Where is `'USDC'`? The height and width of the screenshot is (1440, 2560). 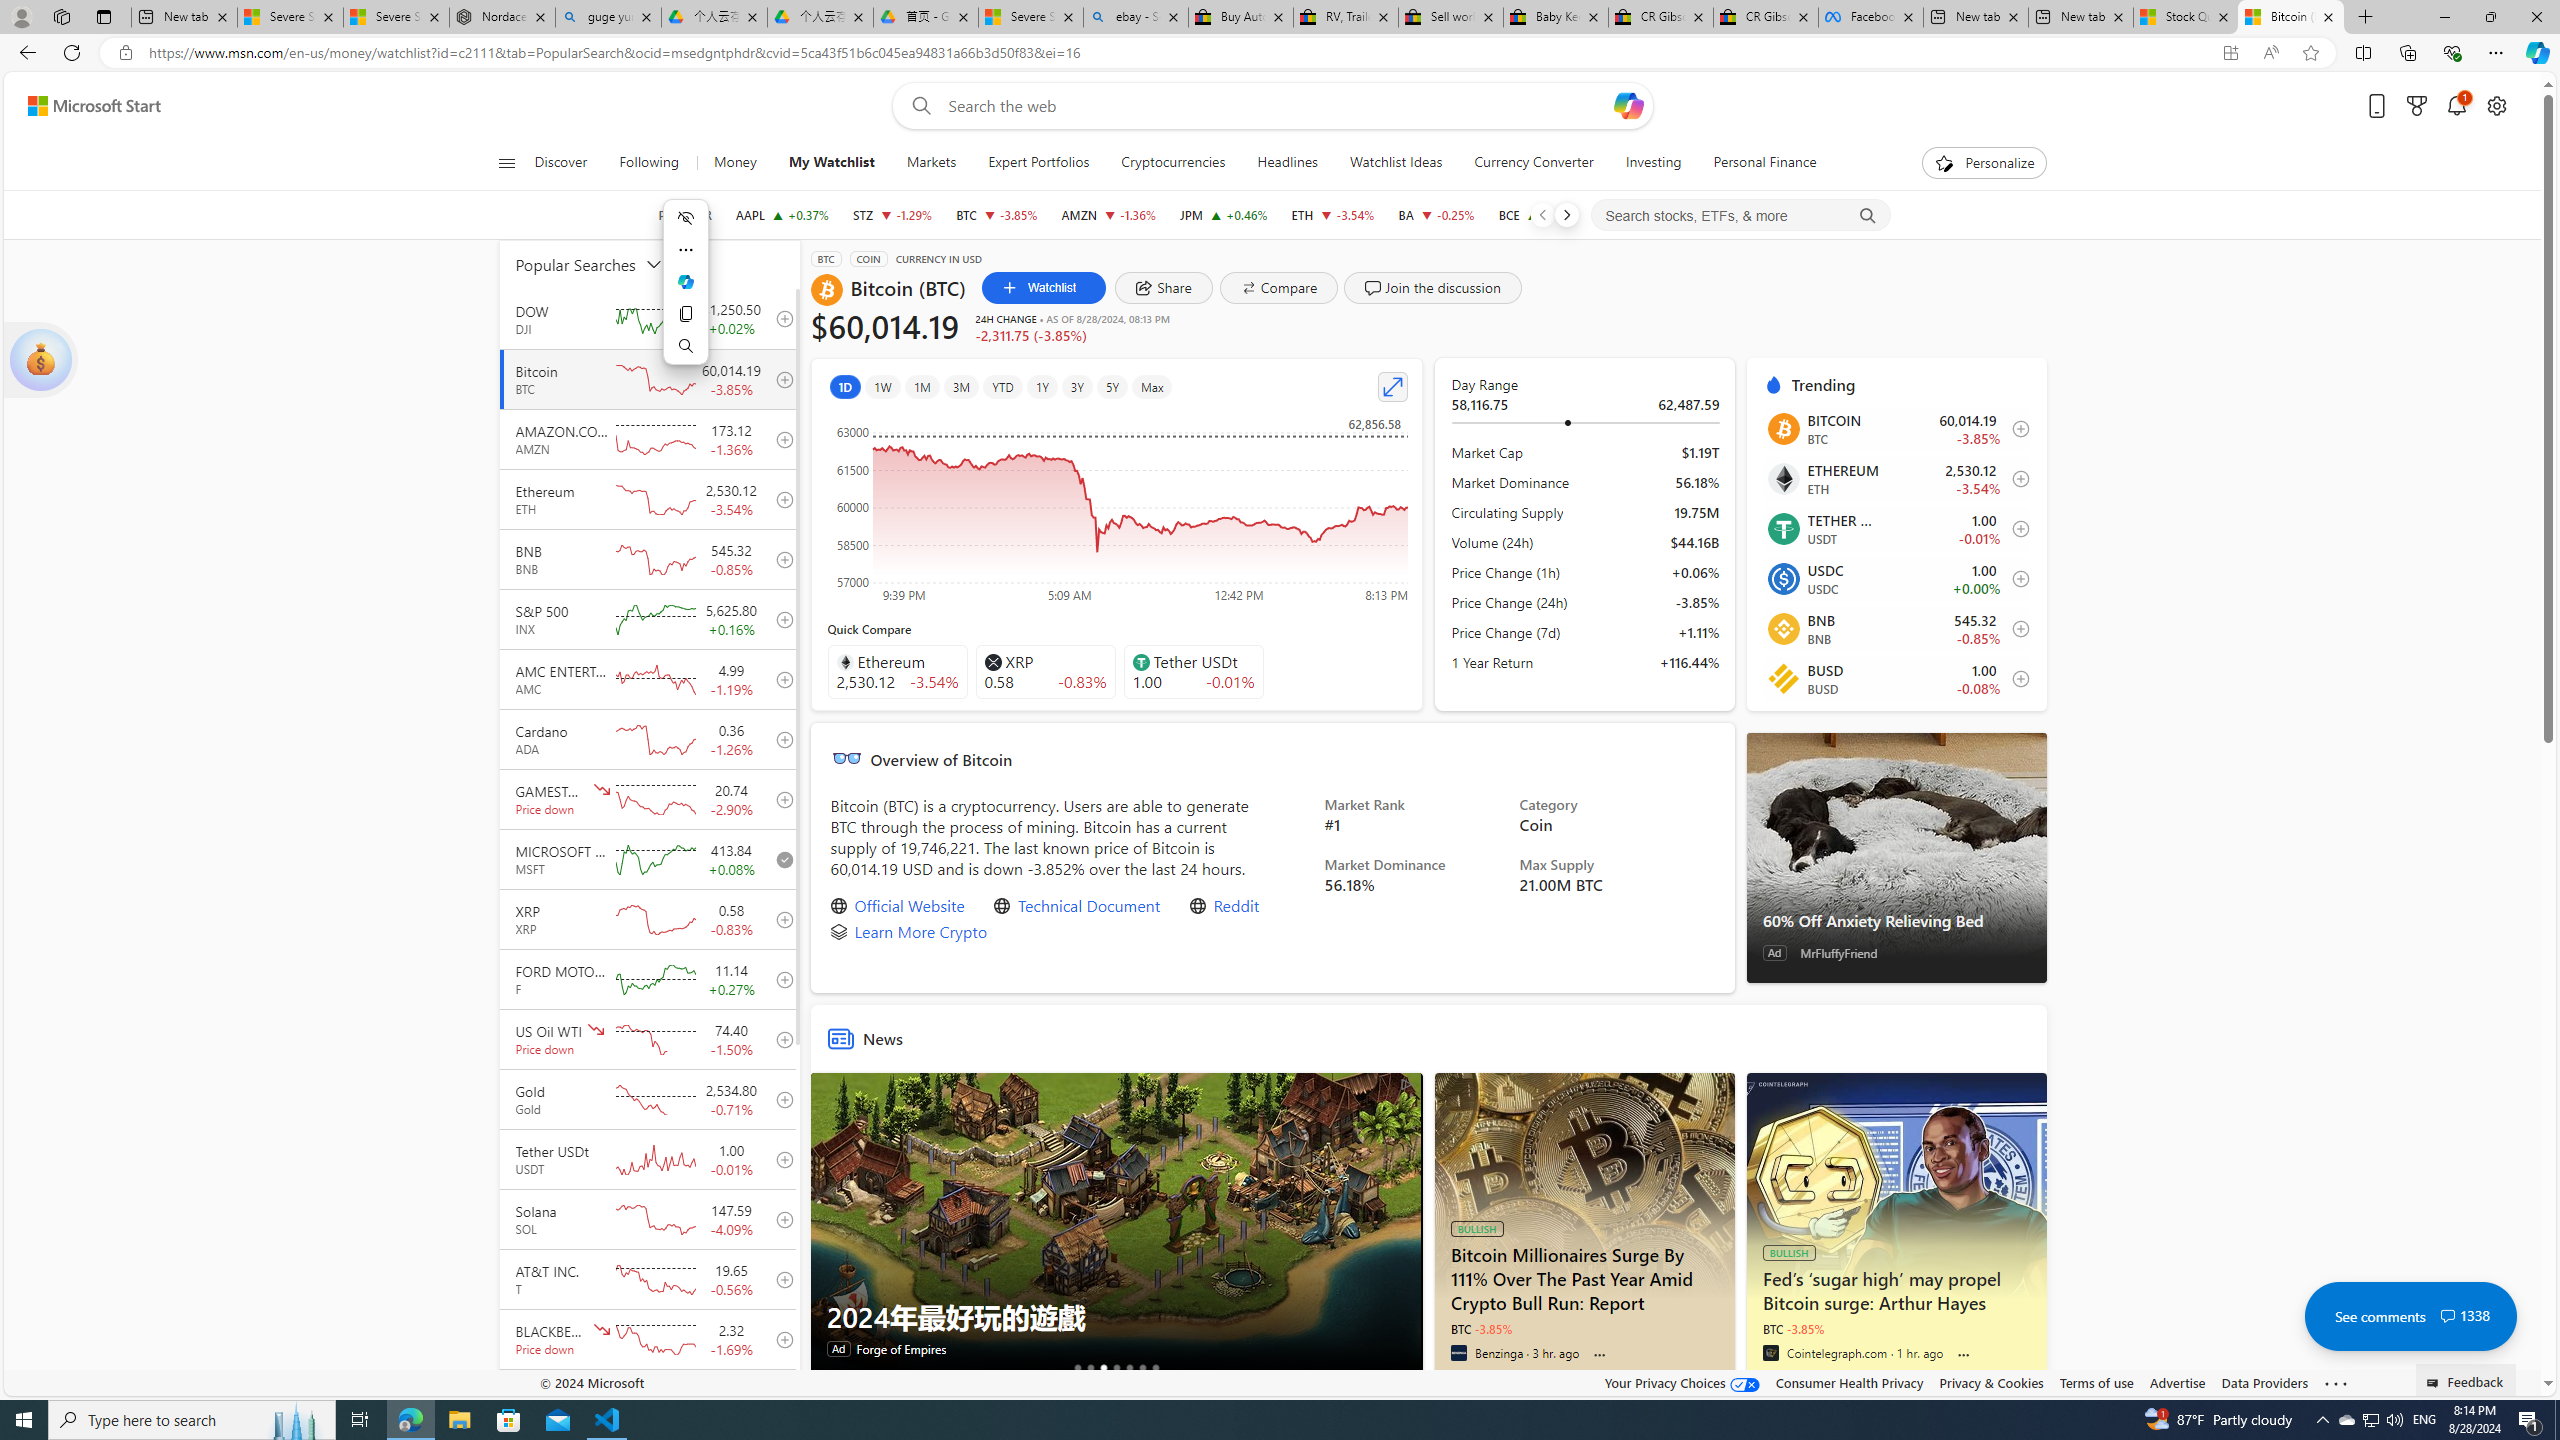
'USDC' is located at coordinates (1782, 578).